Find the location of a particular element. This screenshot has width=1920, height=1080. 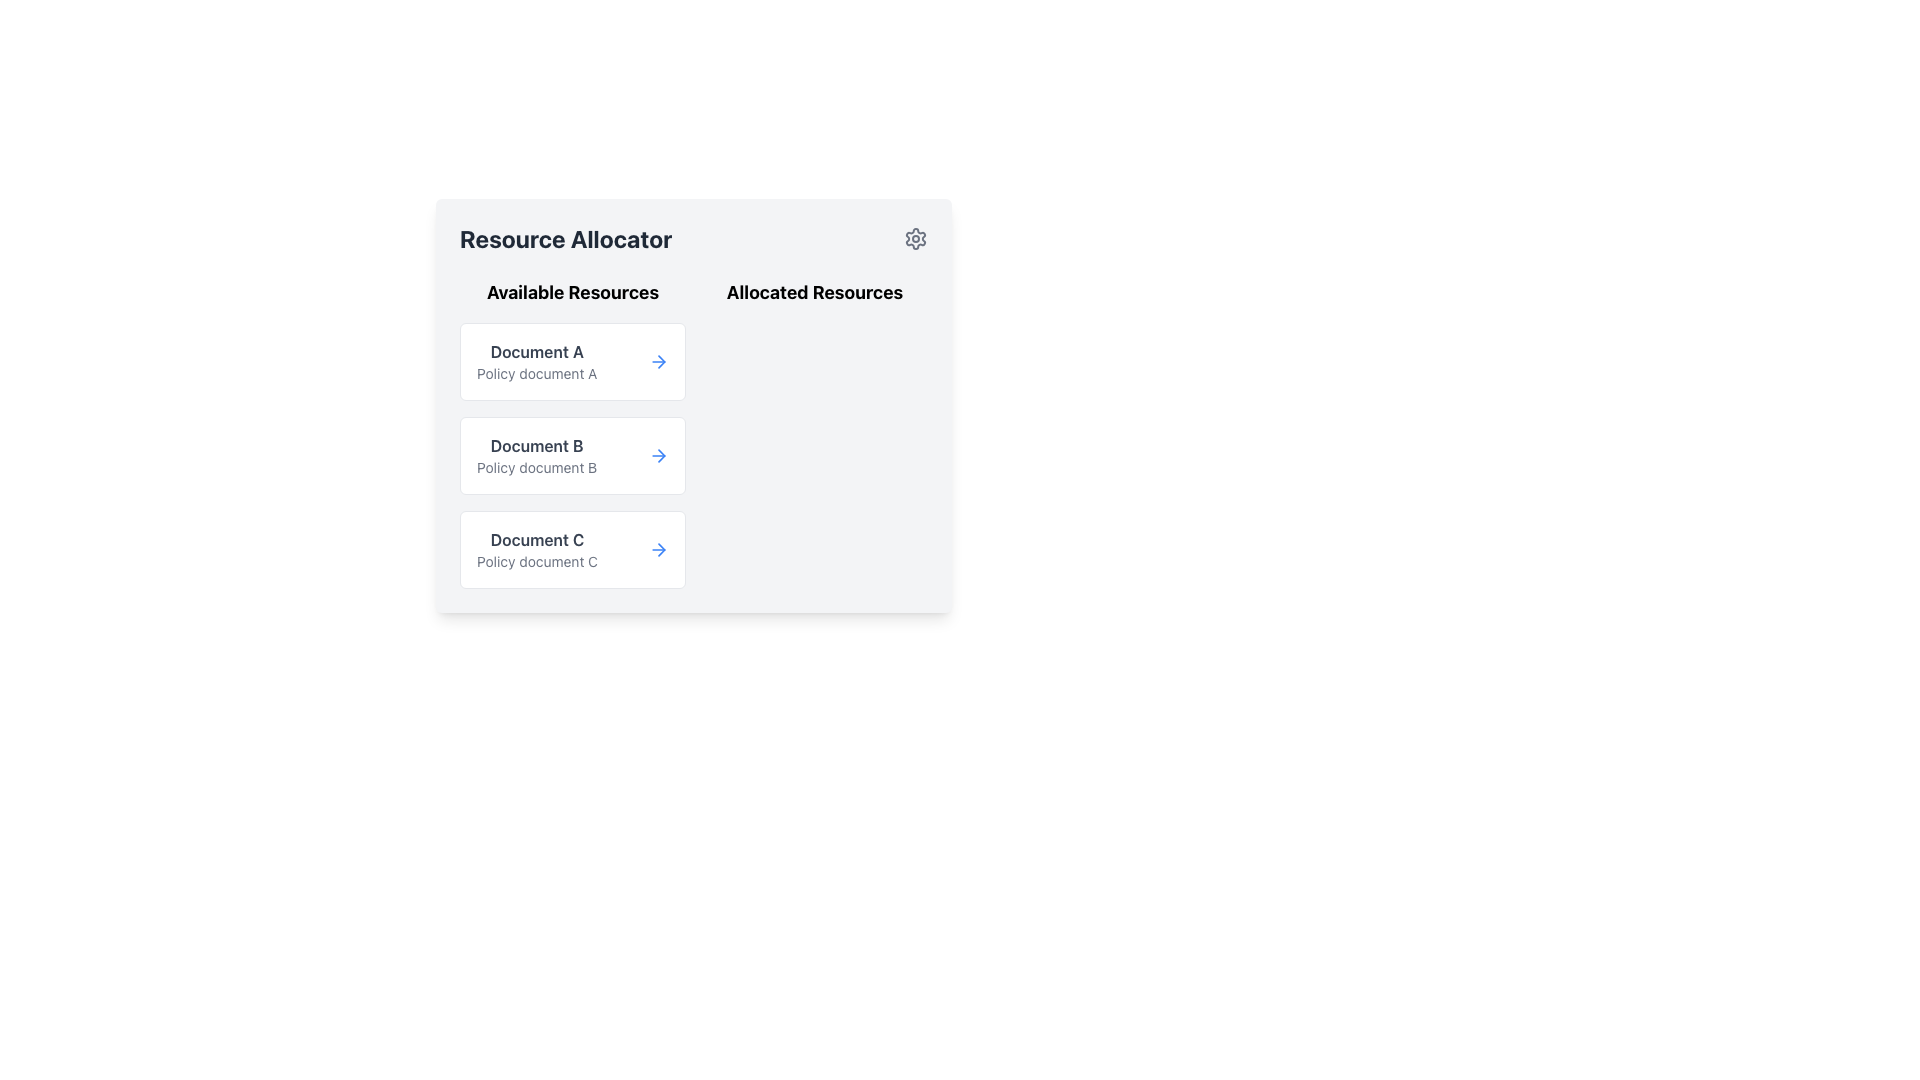

the static text label providing additional description for 'Document A', which is the second text line in the 'Available Resources' column is located at coordinates (537, 374).